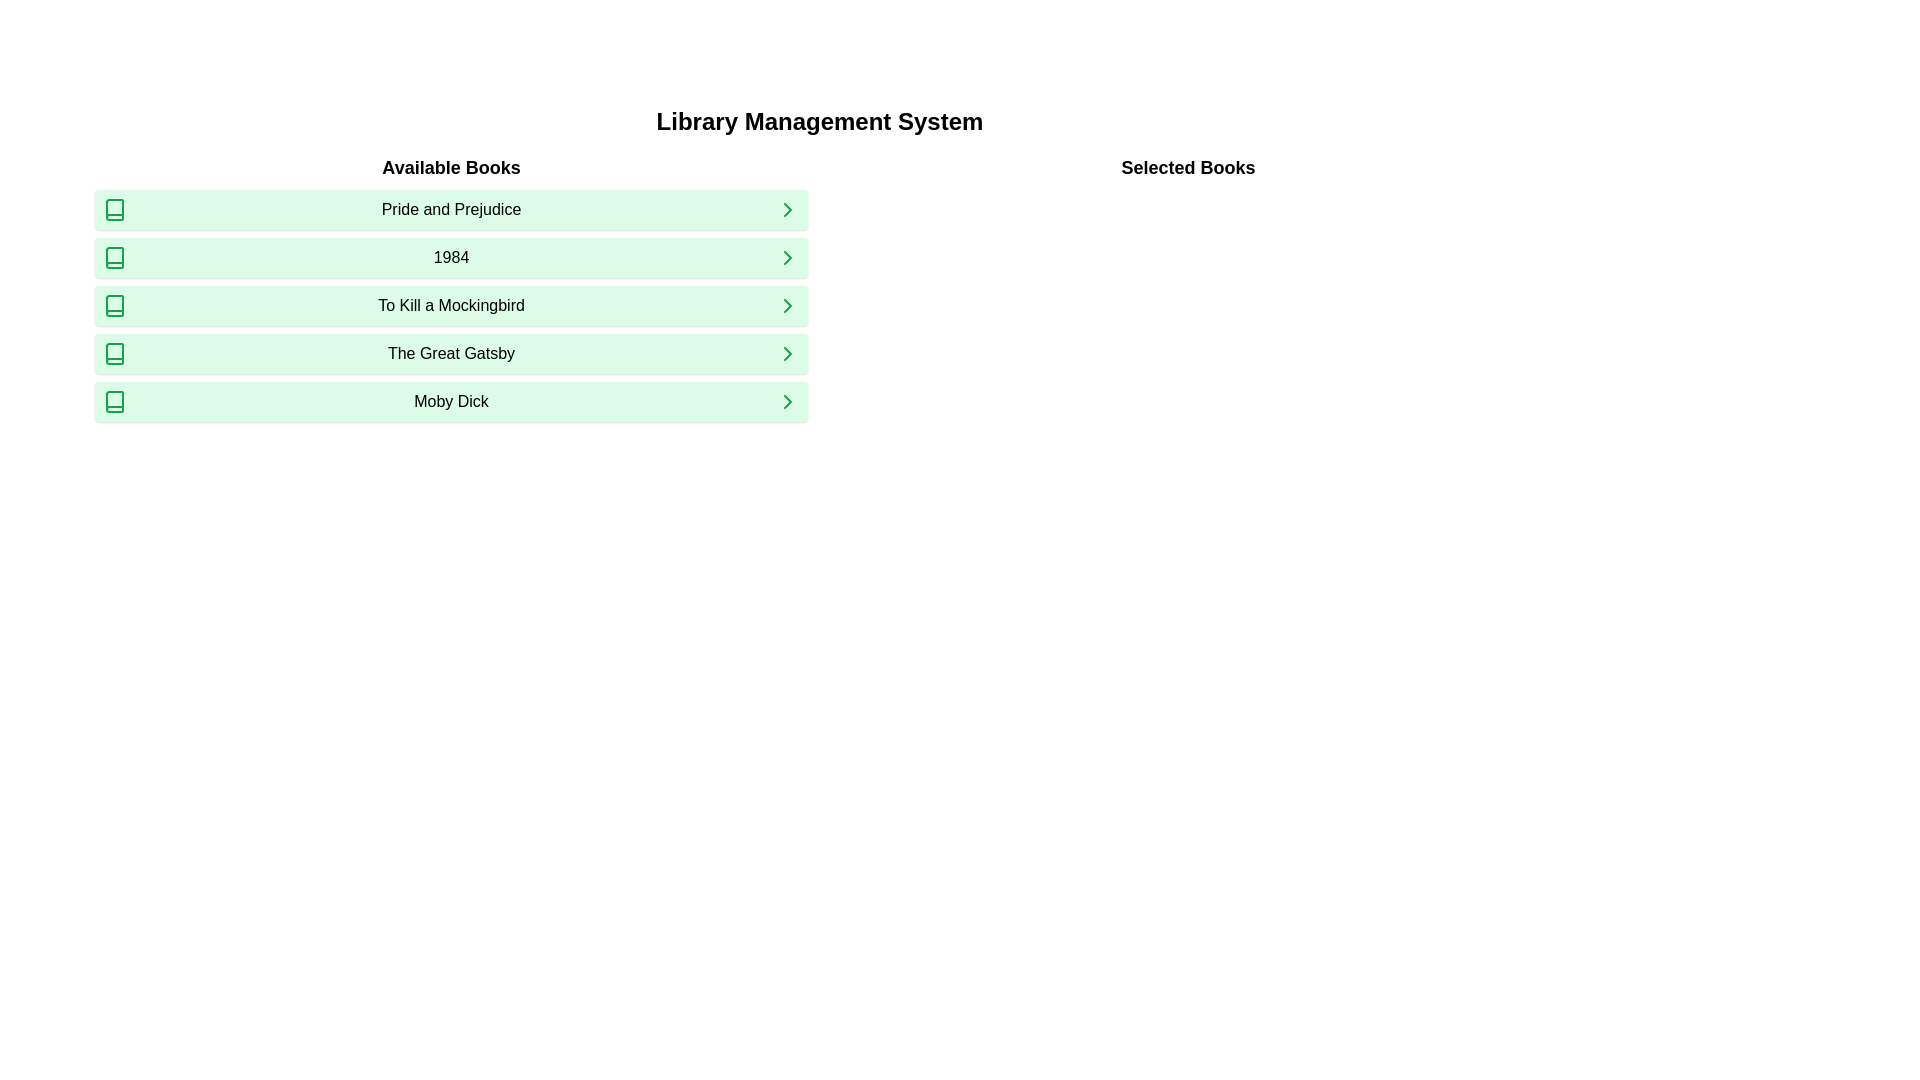 Image resolution: width=1920 pixels, height=1080 pixels. What do you see at coordinates (450, 257) in the screenshot?
I see `the static text label displaying '1984' in bold black font on a light green background, which is the second item under the 'Available Books' section` at bounding box center [450, 257].